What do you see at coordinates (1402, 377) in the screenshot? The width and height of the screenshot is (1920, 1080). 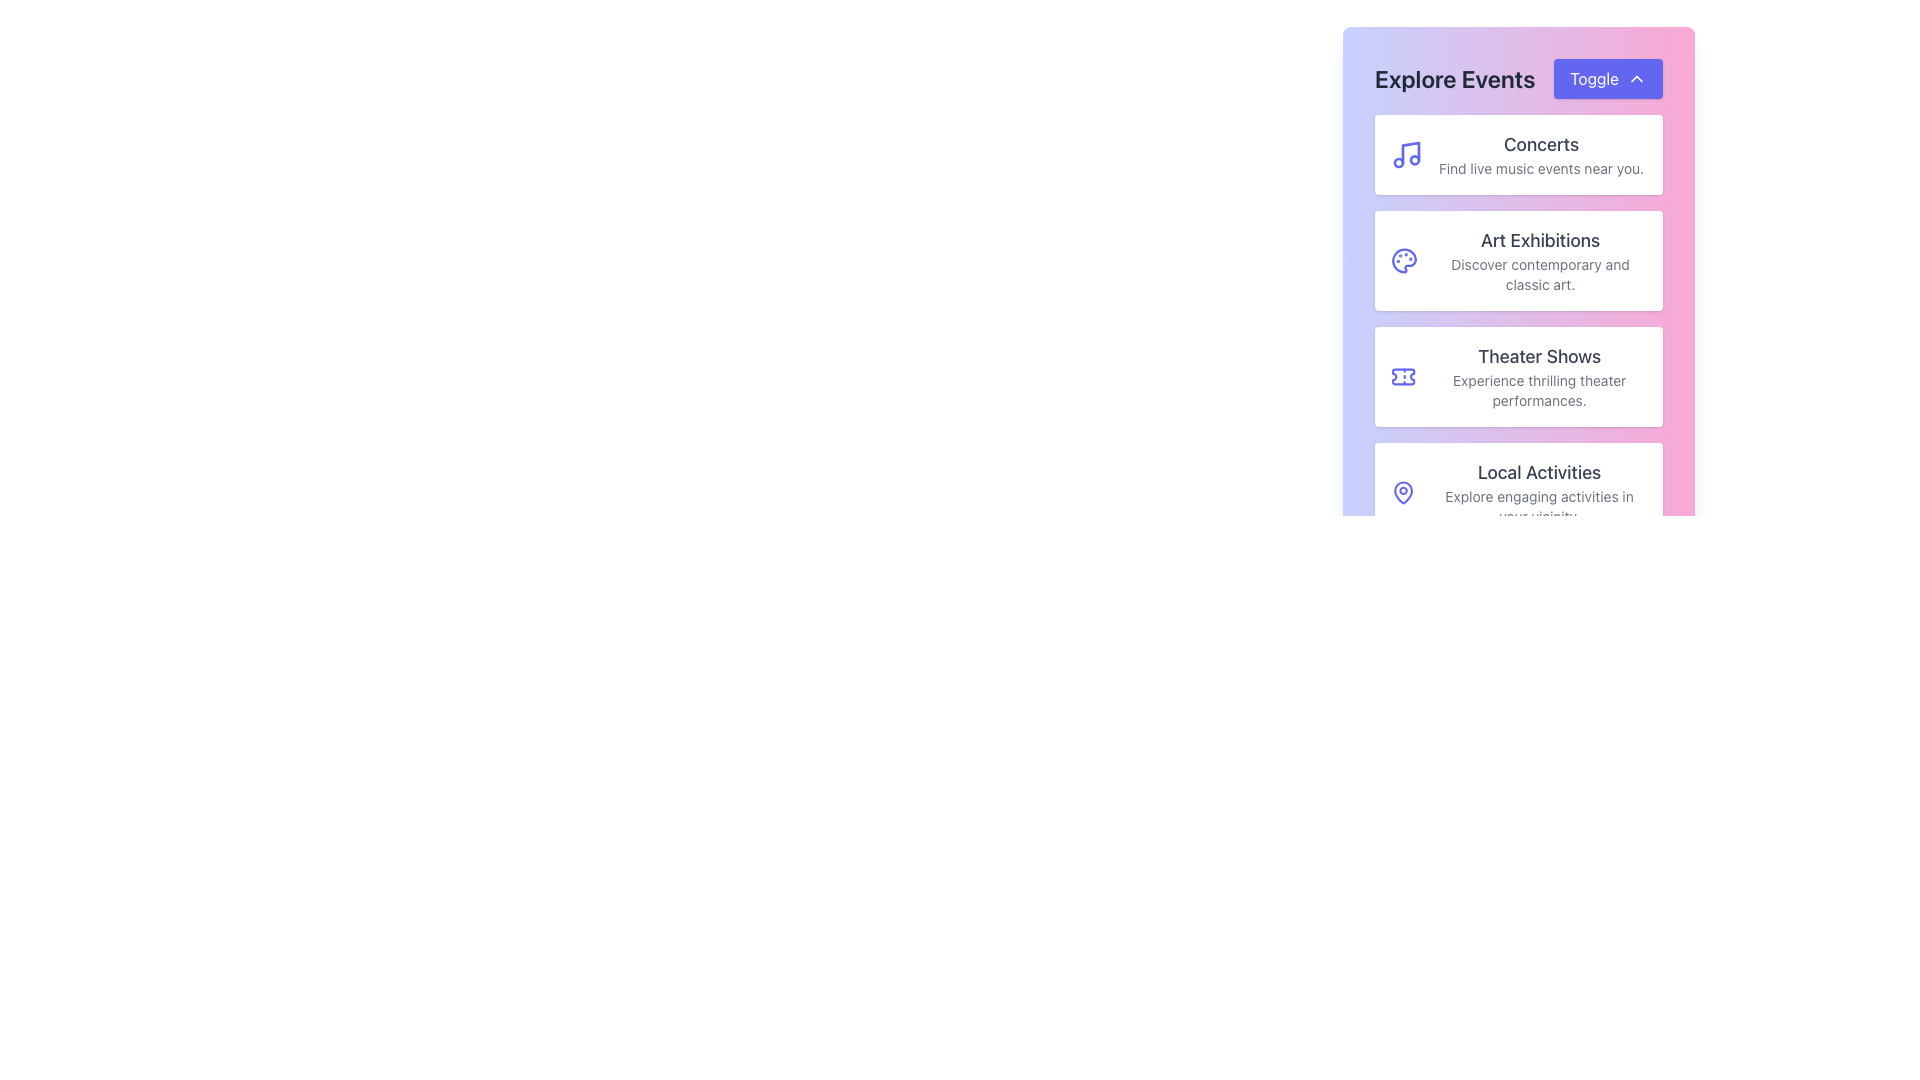 I see `the icon representing the 'Theater Shows' category, located between 'Art Exhibitions' and 'Local Activities' in the events list` at bounding box center [1402, 377].